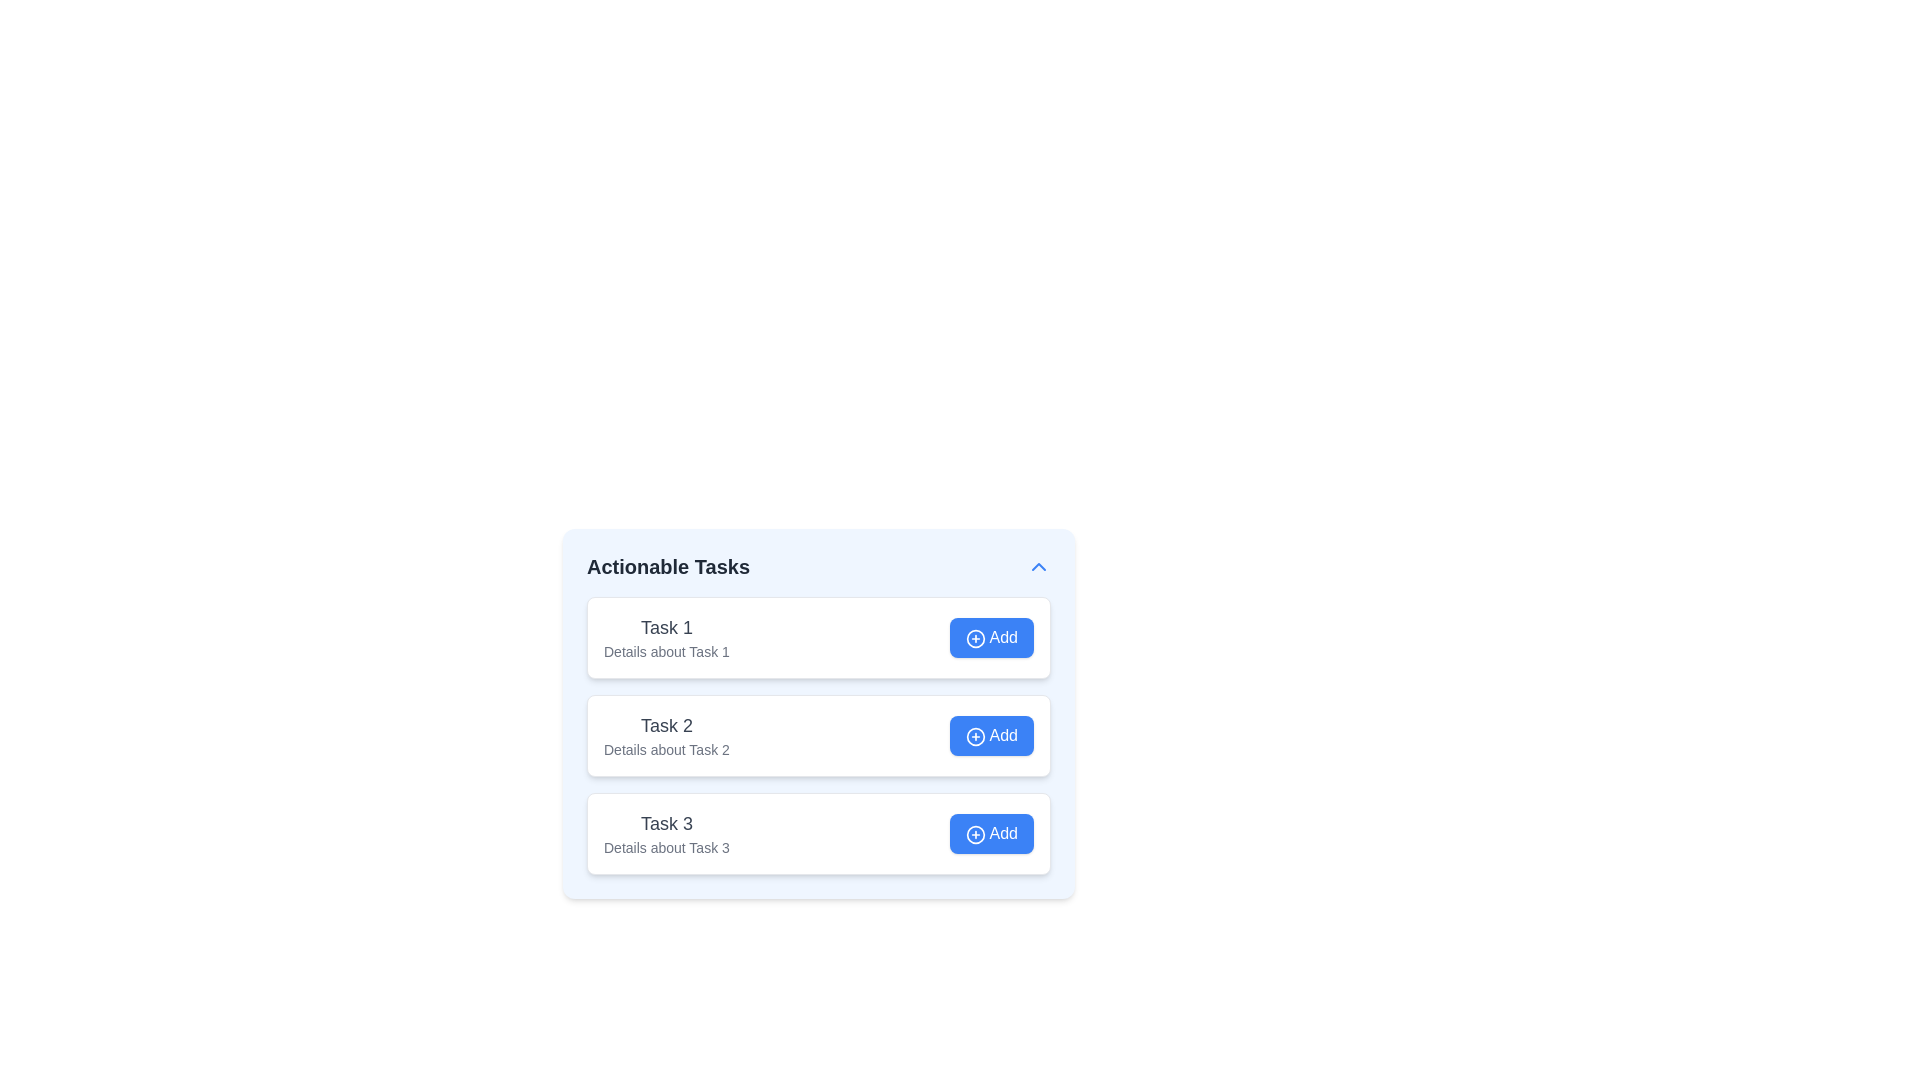 This screenshot has height=1080, width=1920. What do you see at coordinates (666, 627) in the screenshot?
I see `the 'Task 1' text label displayed in bold, dark gray font located in the upper portion of the first task card under the 'Actionable Tasks' section` at bounding box center [666, 627].